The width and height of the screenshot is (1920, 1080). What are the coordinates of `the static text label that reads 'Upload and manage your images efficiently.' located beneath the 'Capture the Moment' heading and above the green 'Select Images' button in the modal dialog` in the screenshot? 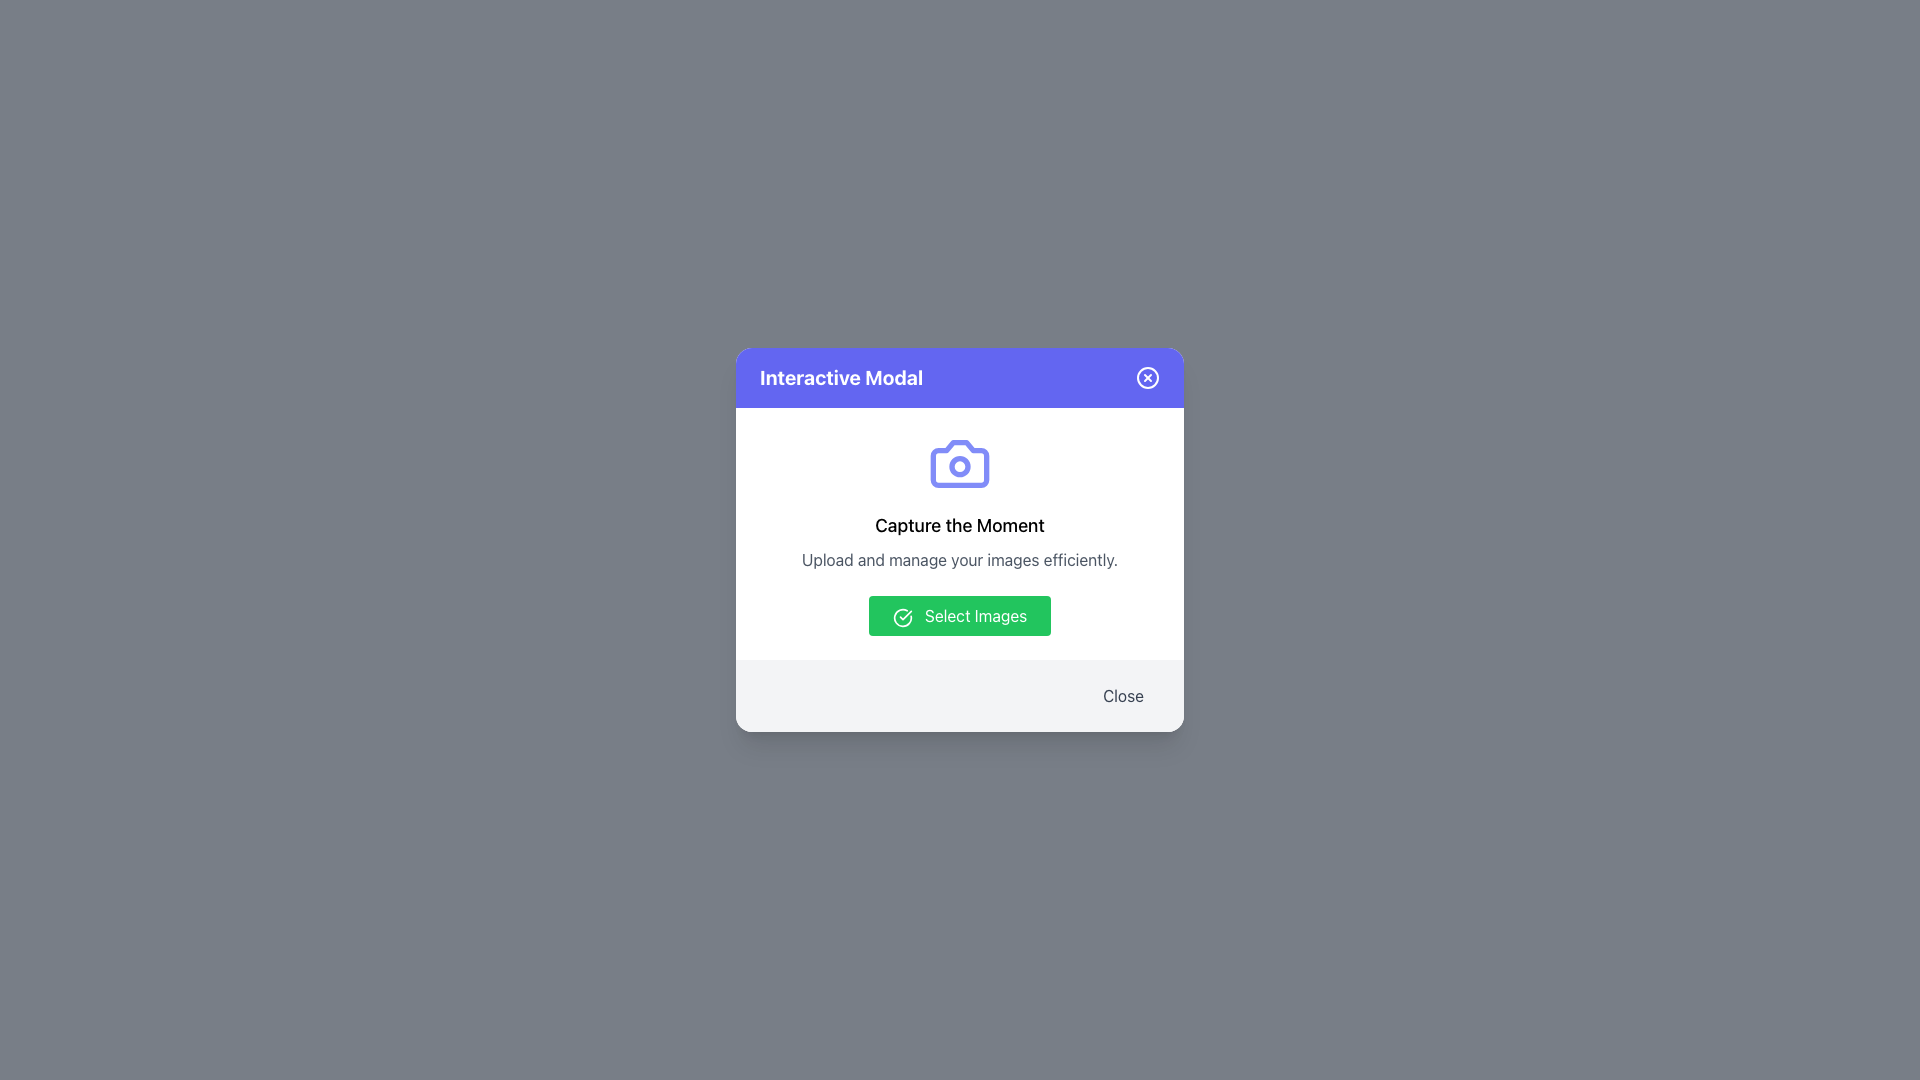 It's located at (960, 559).